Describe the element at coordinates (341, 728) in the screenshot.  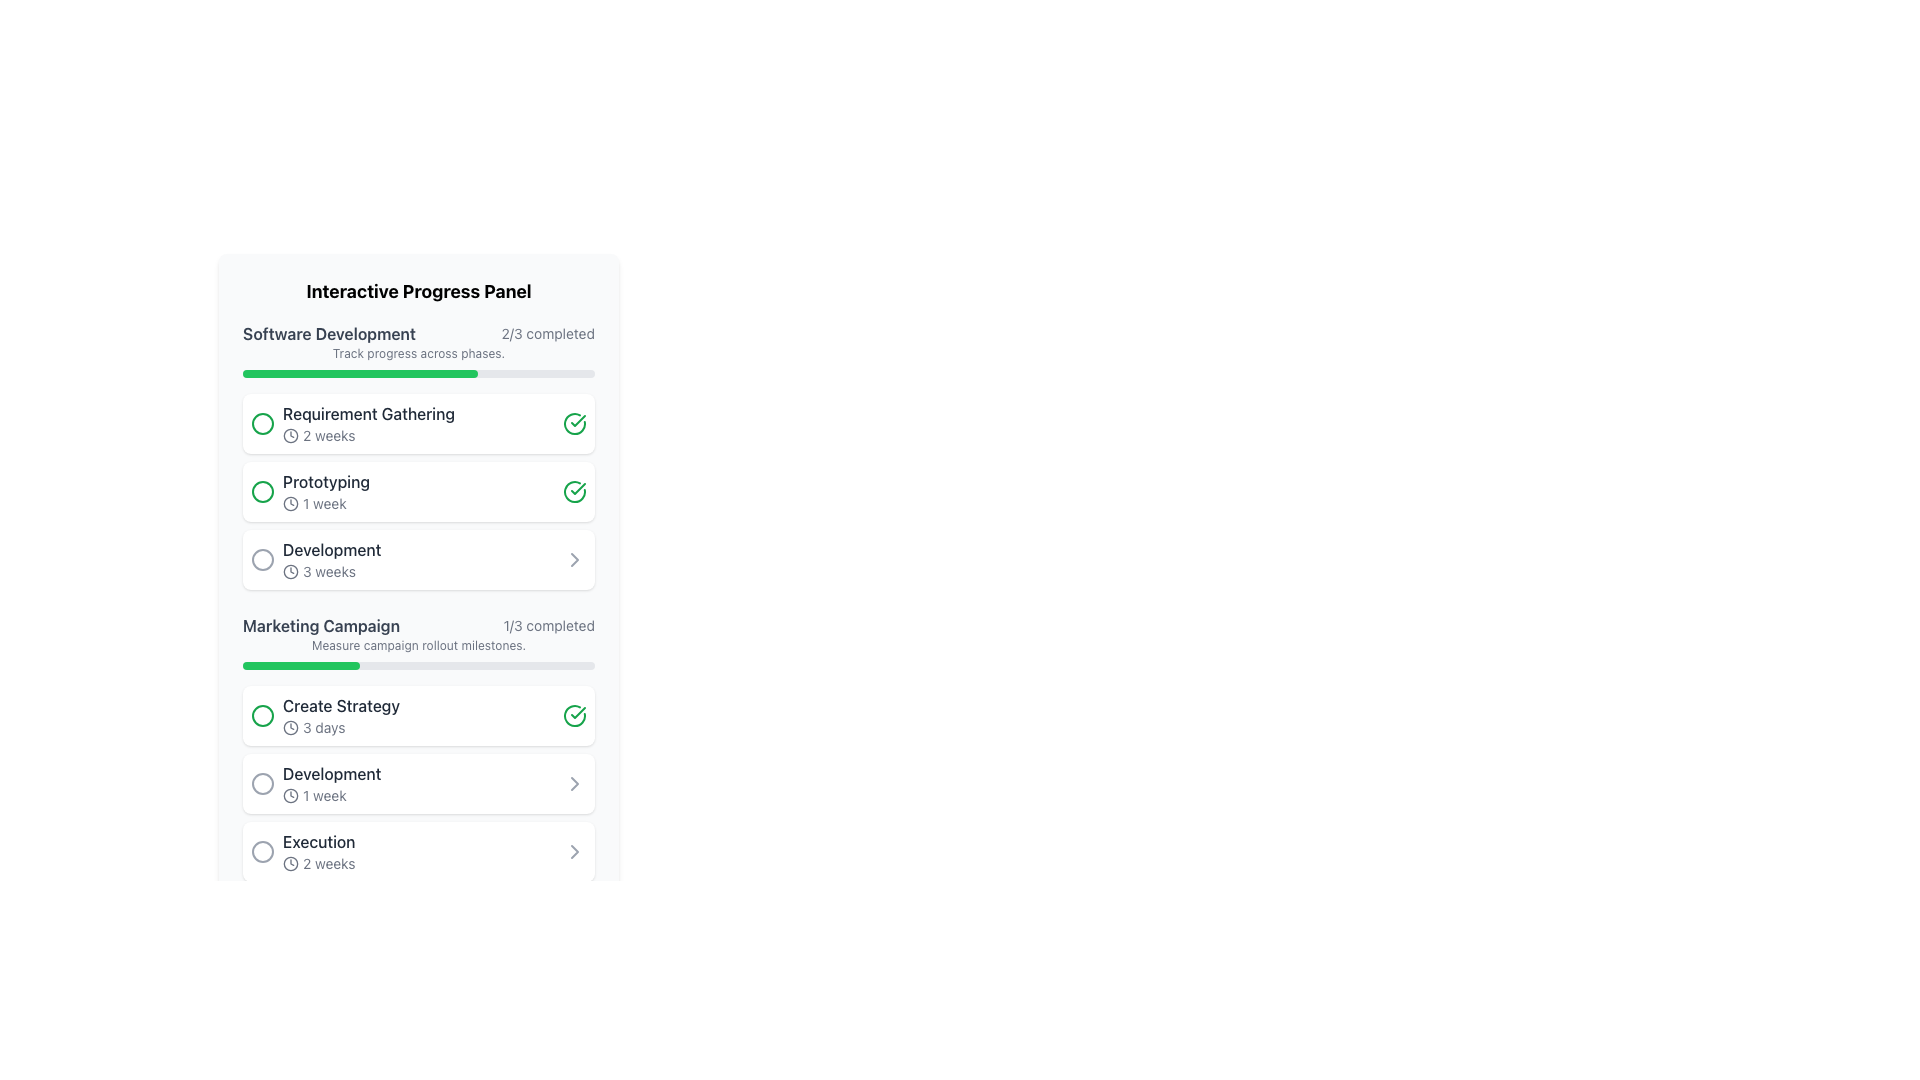
I see `the Text label with icon that indicates the time duration for 'Create Strategy', which shows '3 days', located in the lower section of the 'Create Strategy' item under the 'Marketing Campaign' category` at that location.